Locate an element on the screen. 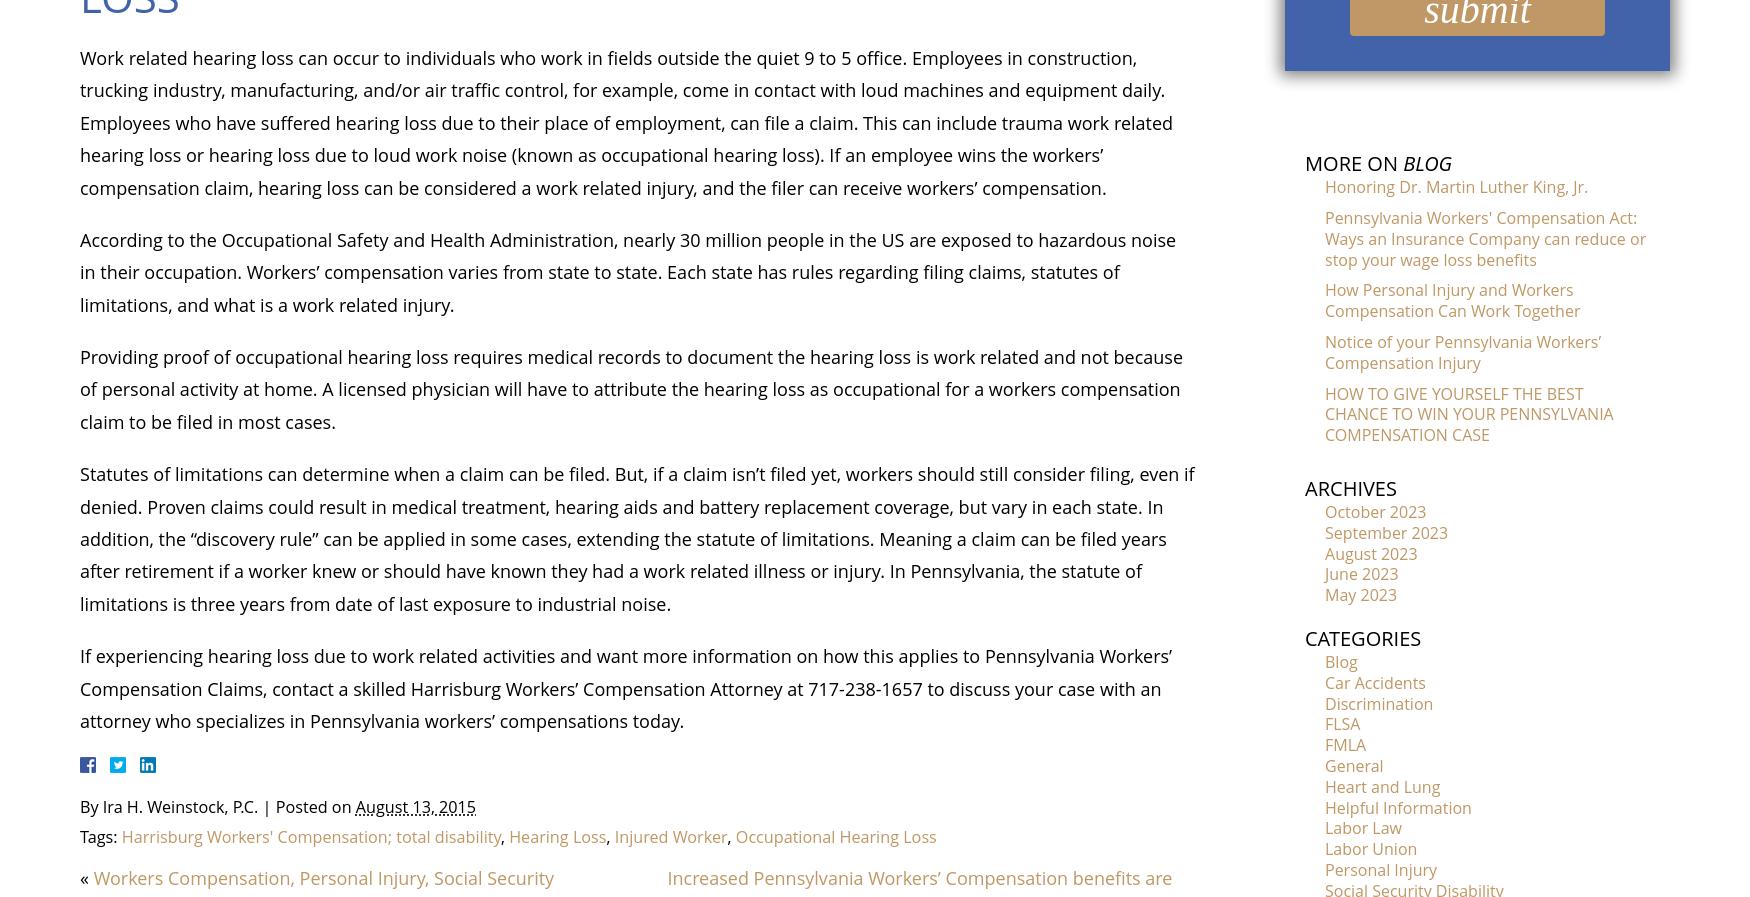  'Car Accidents' is located at coordinates (1374, 681).